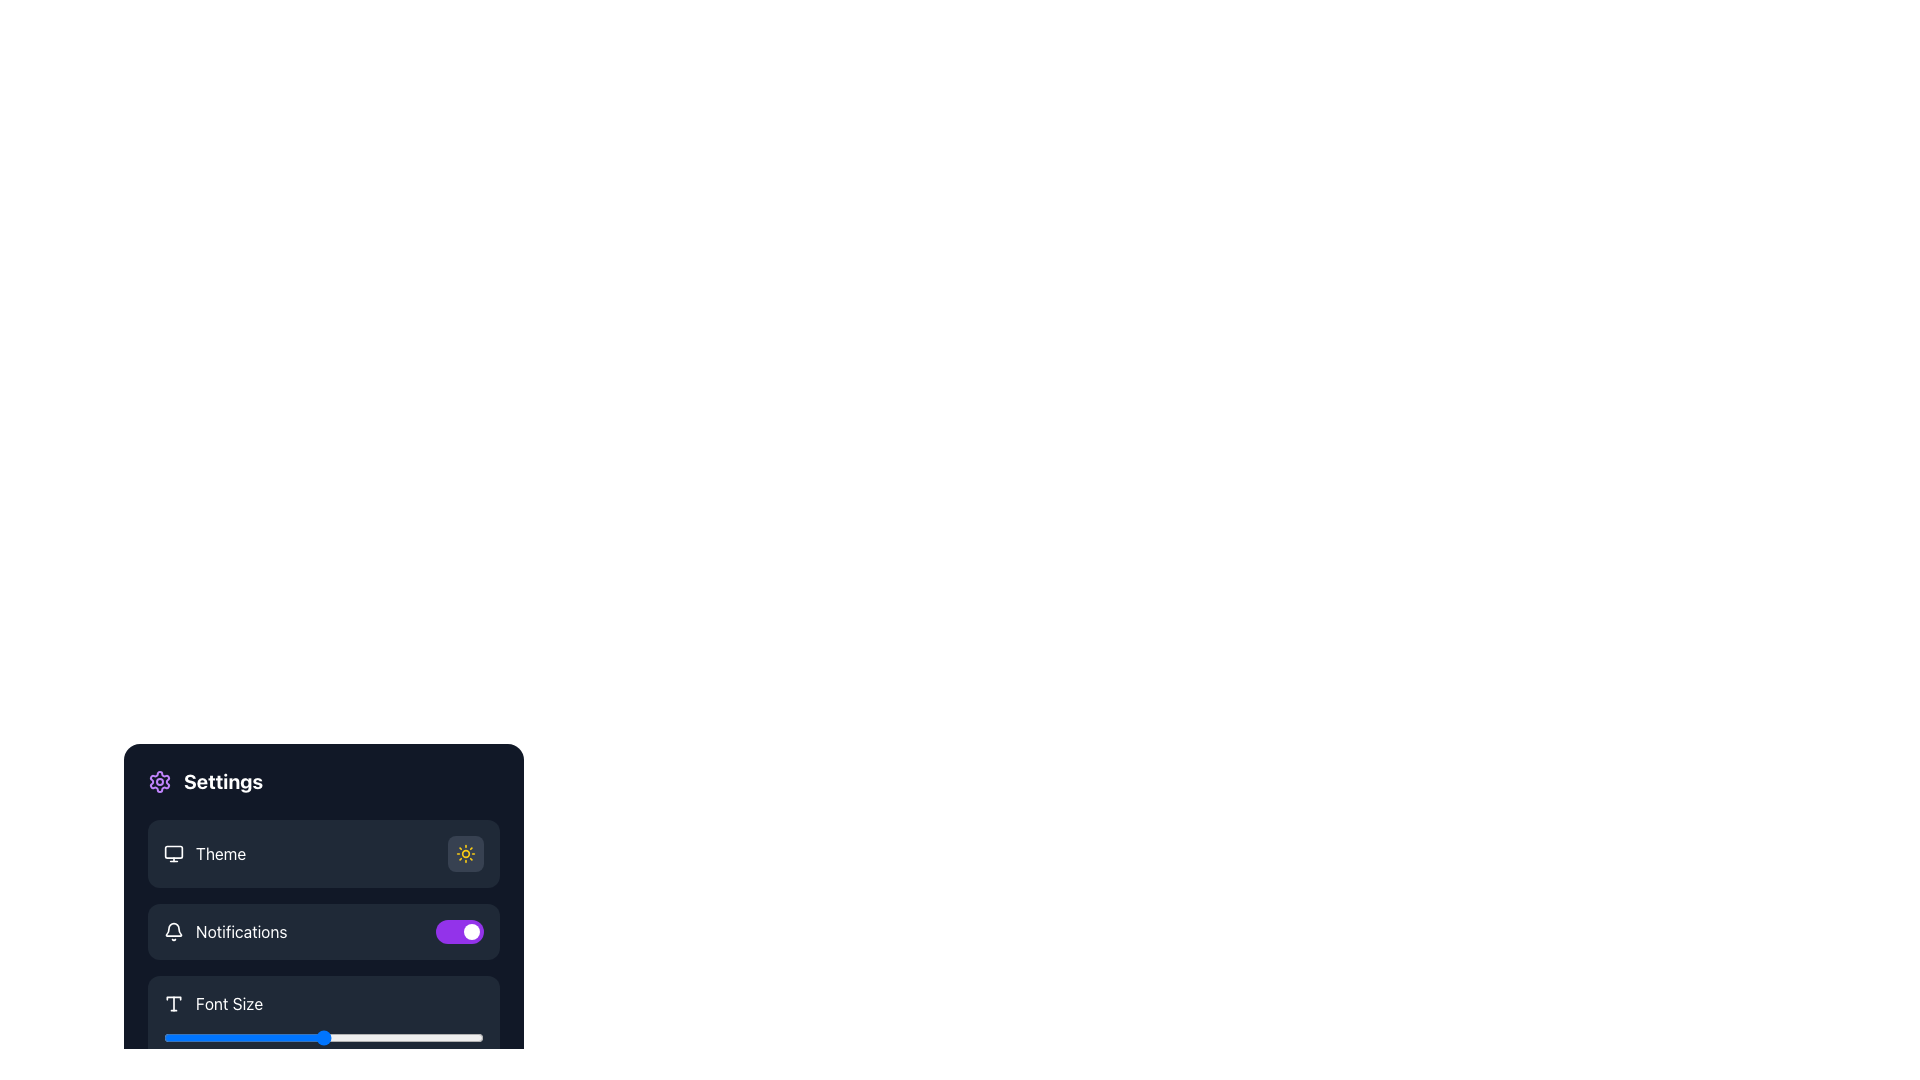 This screenshot has height=1080, width=1920. What do you see at coordinates (240, 932) in the screenshot?
I see `the 'Notifications' label, which is displayed in white sans-serif typeface against a dark background within the 'Settings' view` at bounding box center [240, 932].